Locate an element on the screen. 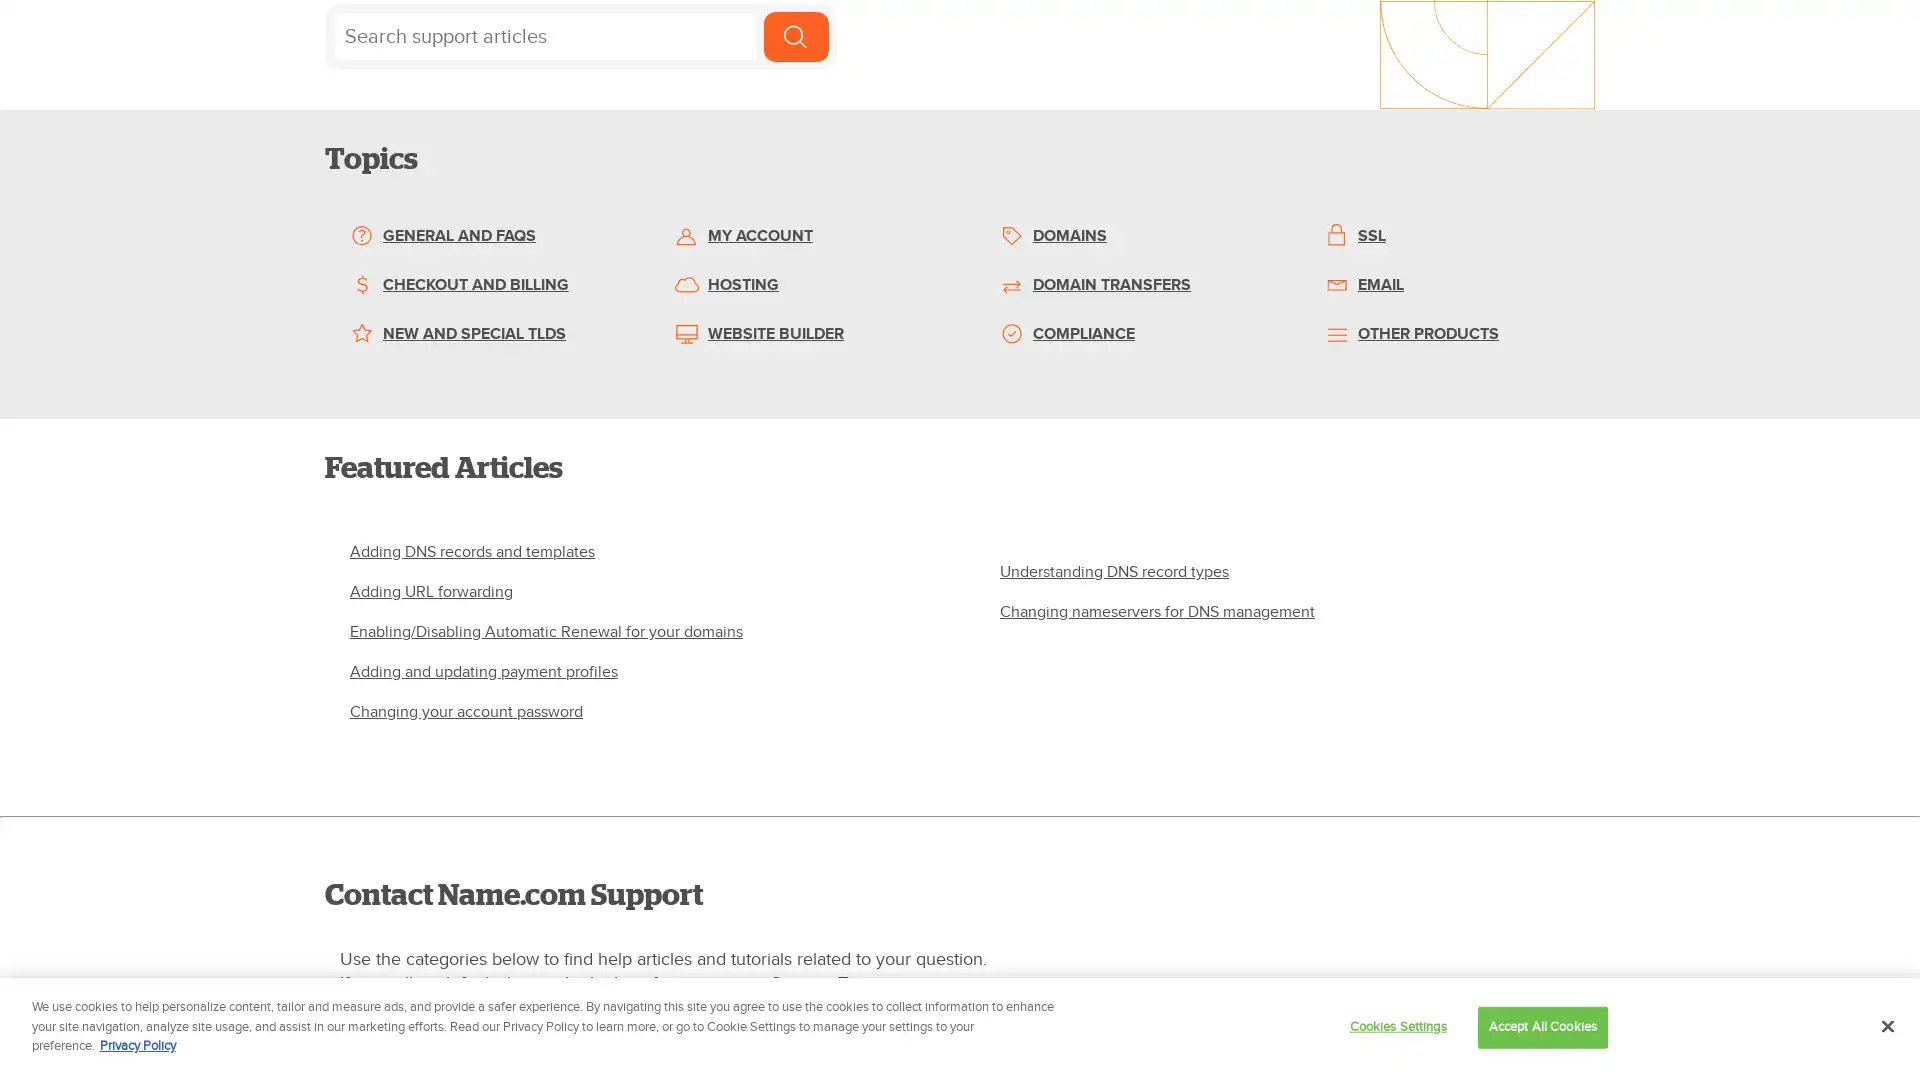  Close is located at coordinates (1886, 1026).